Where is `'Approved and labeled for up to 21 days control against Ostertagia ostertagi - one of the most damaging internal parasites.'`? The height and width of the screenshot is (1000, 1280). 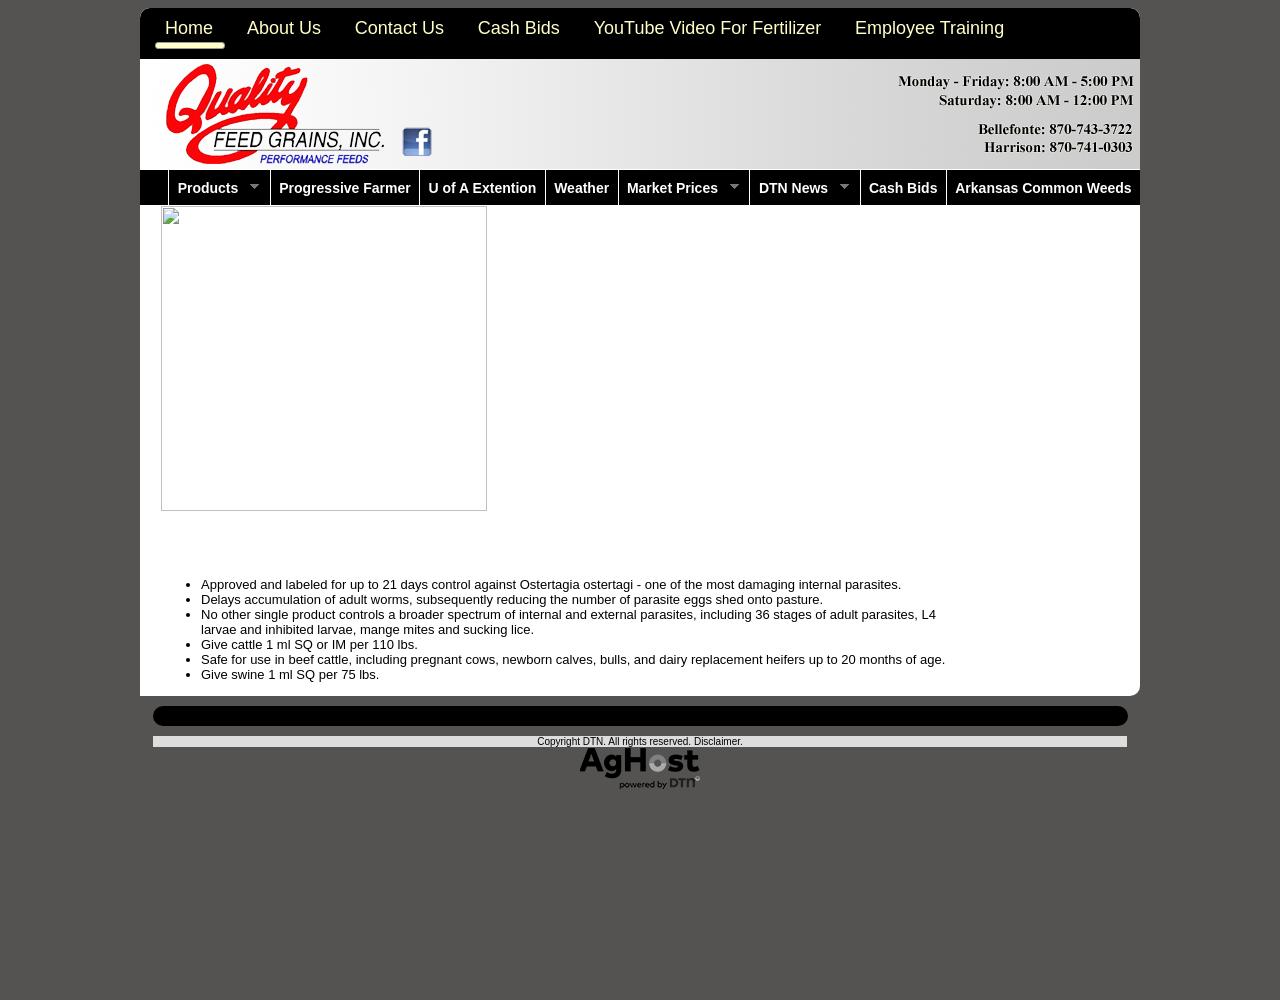 'Approved and labeled for up to 21 days control against Ostertagia ostertagi - one of the most damaging internal parasites.' is located at coordinates (551, 583).